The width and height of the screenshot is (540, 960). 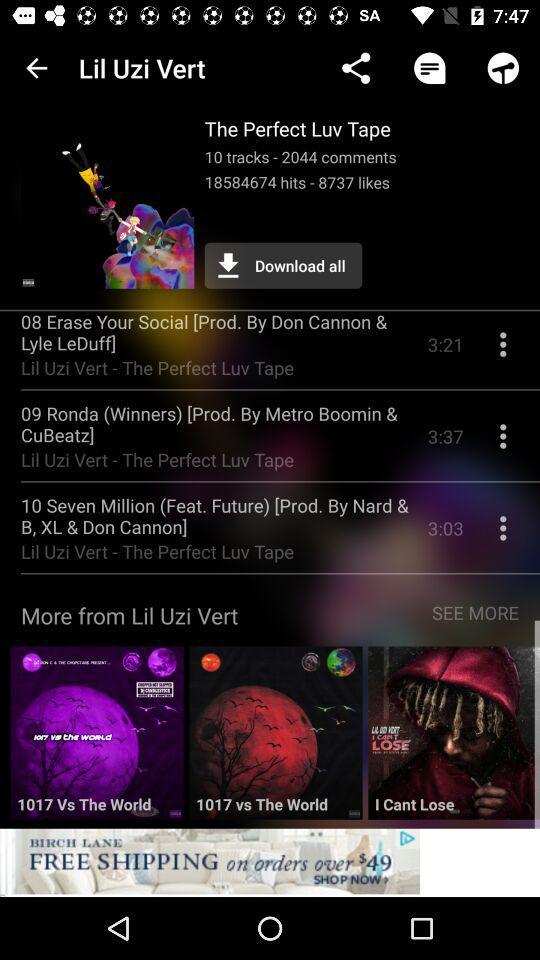 What do you see at coordinates (502, 534) in the screenshot?
I see `open additional options for track` at bounding box center [502, 534].